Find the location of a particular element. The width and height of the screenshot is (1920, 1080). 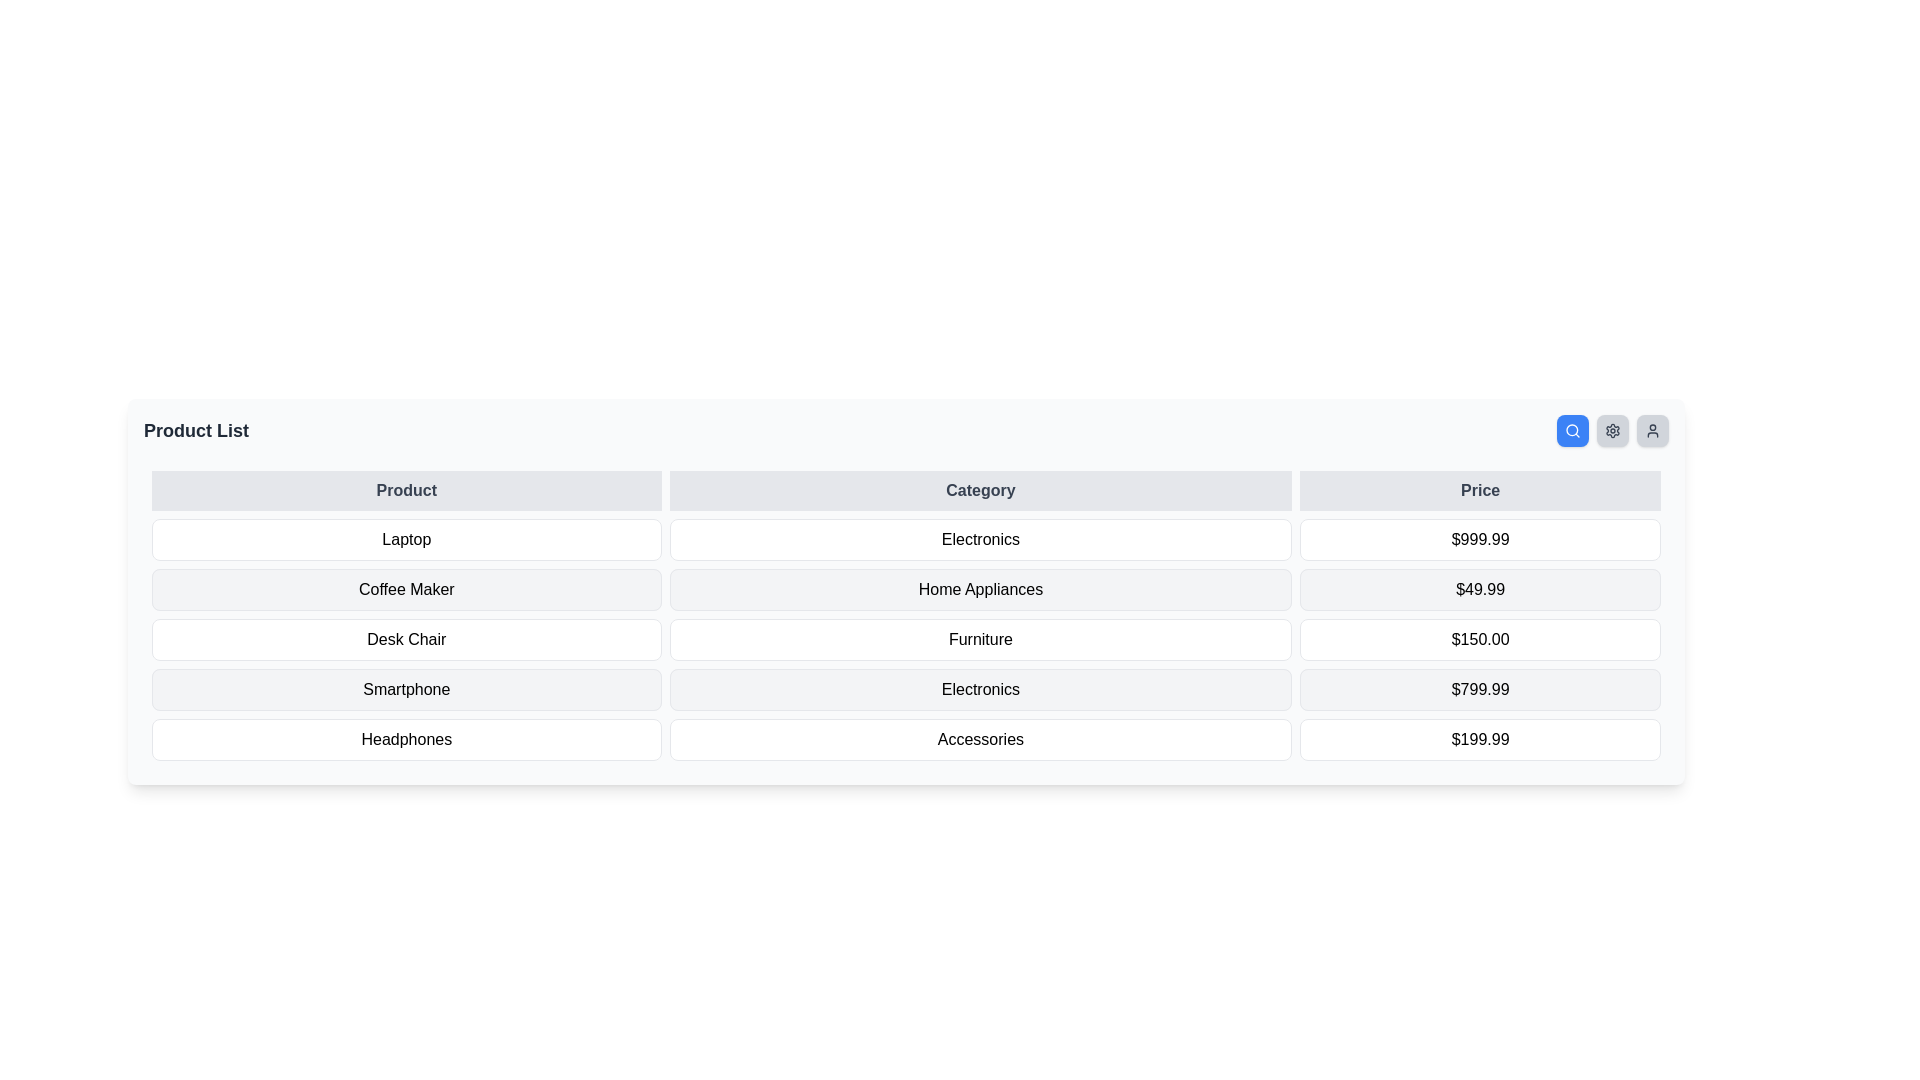

the 'Electronics' category text label, which is the second item in a three-column layout, providing information about the product in the same row is located at coordinates (980, 540).